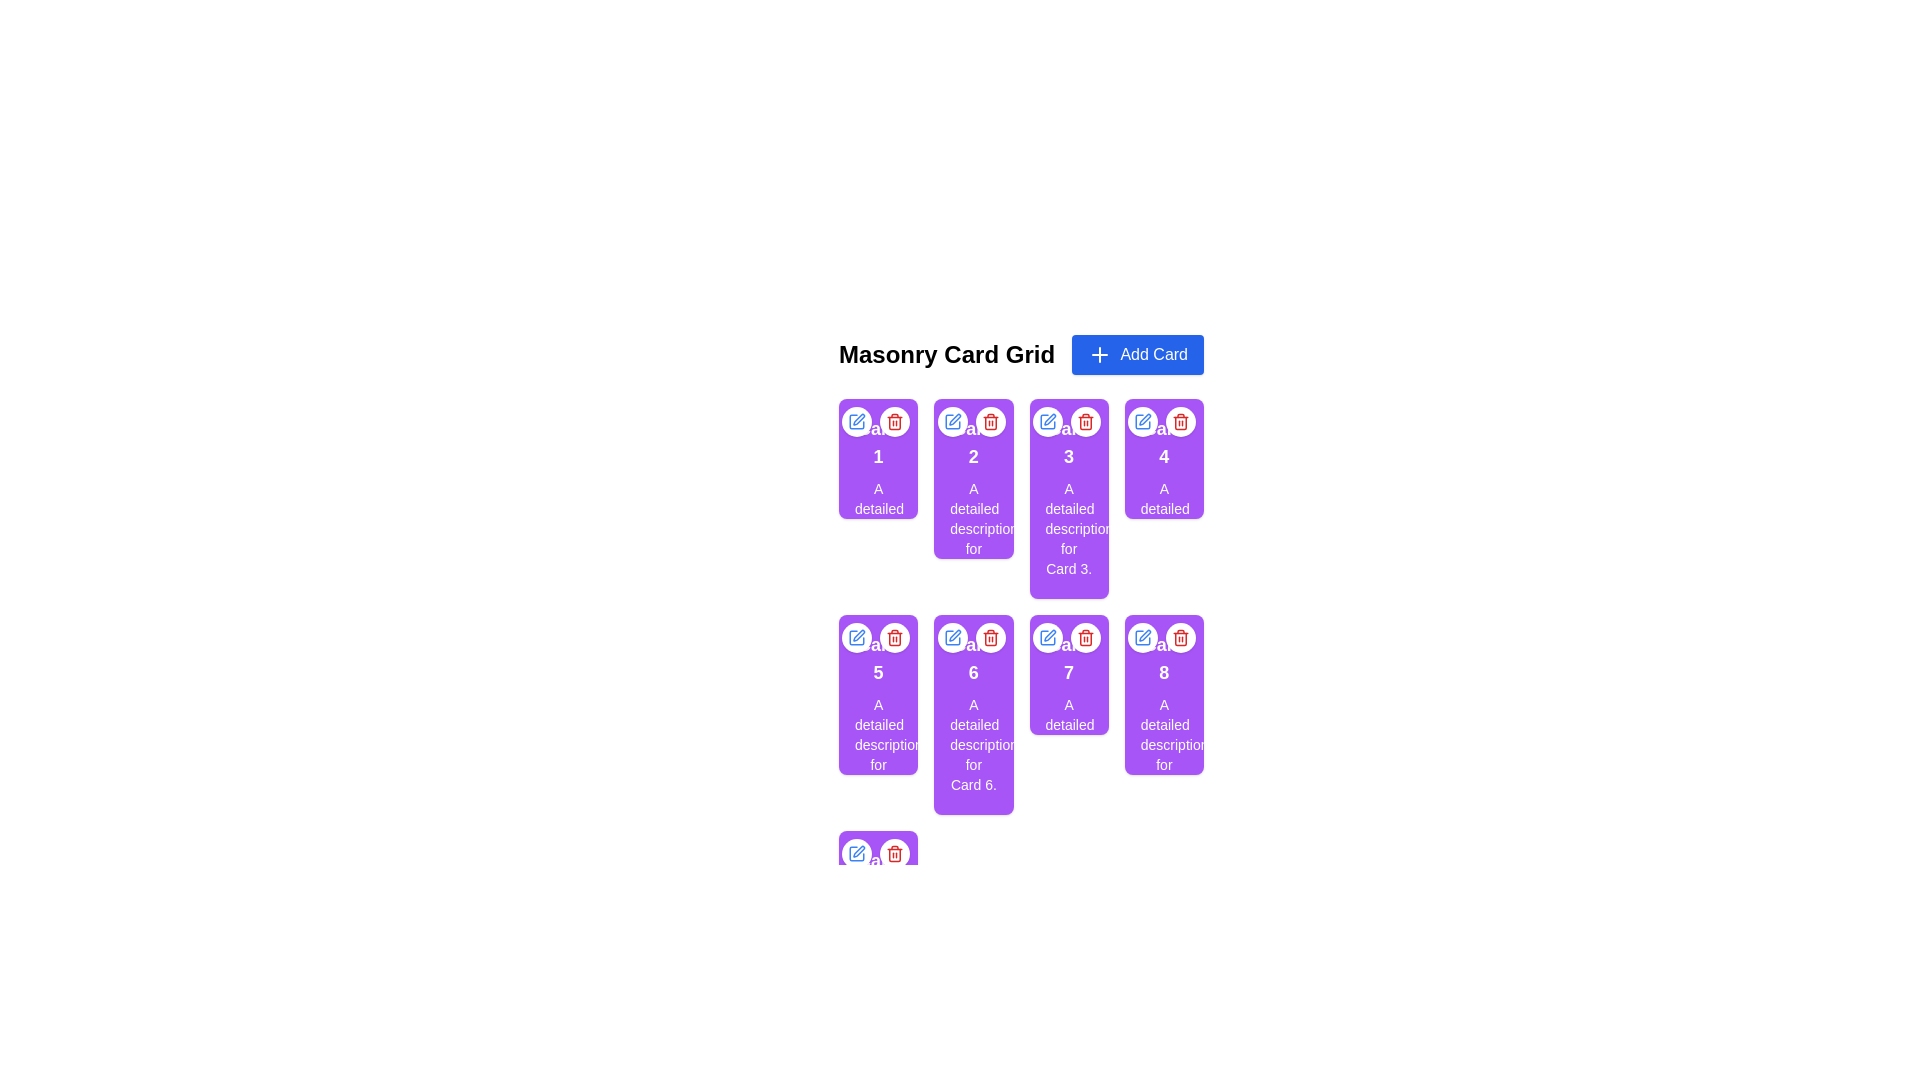 The width and height of the screenshot is (1920, 1080). What do you see at coordinates (878, 659) in the screenshot?
I see `displayed text from the label that serves as the title for the fifth card in the masonry grid layout, located near the center of the card` at bounding box center [878, 659].